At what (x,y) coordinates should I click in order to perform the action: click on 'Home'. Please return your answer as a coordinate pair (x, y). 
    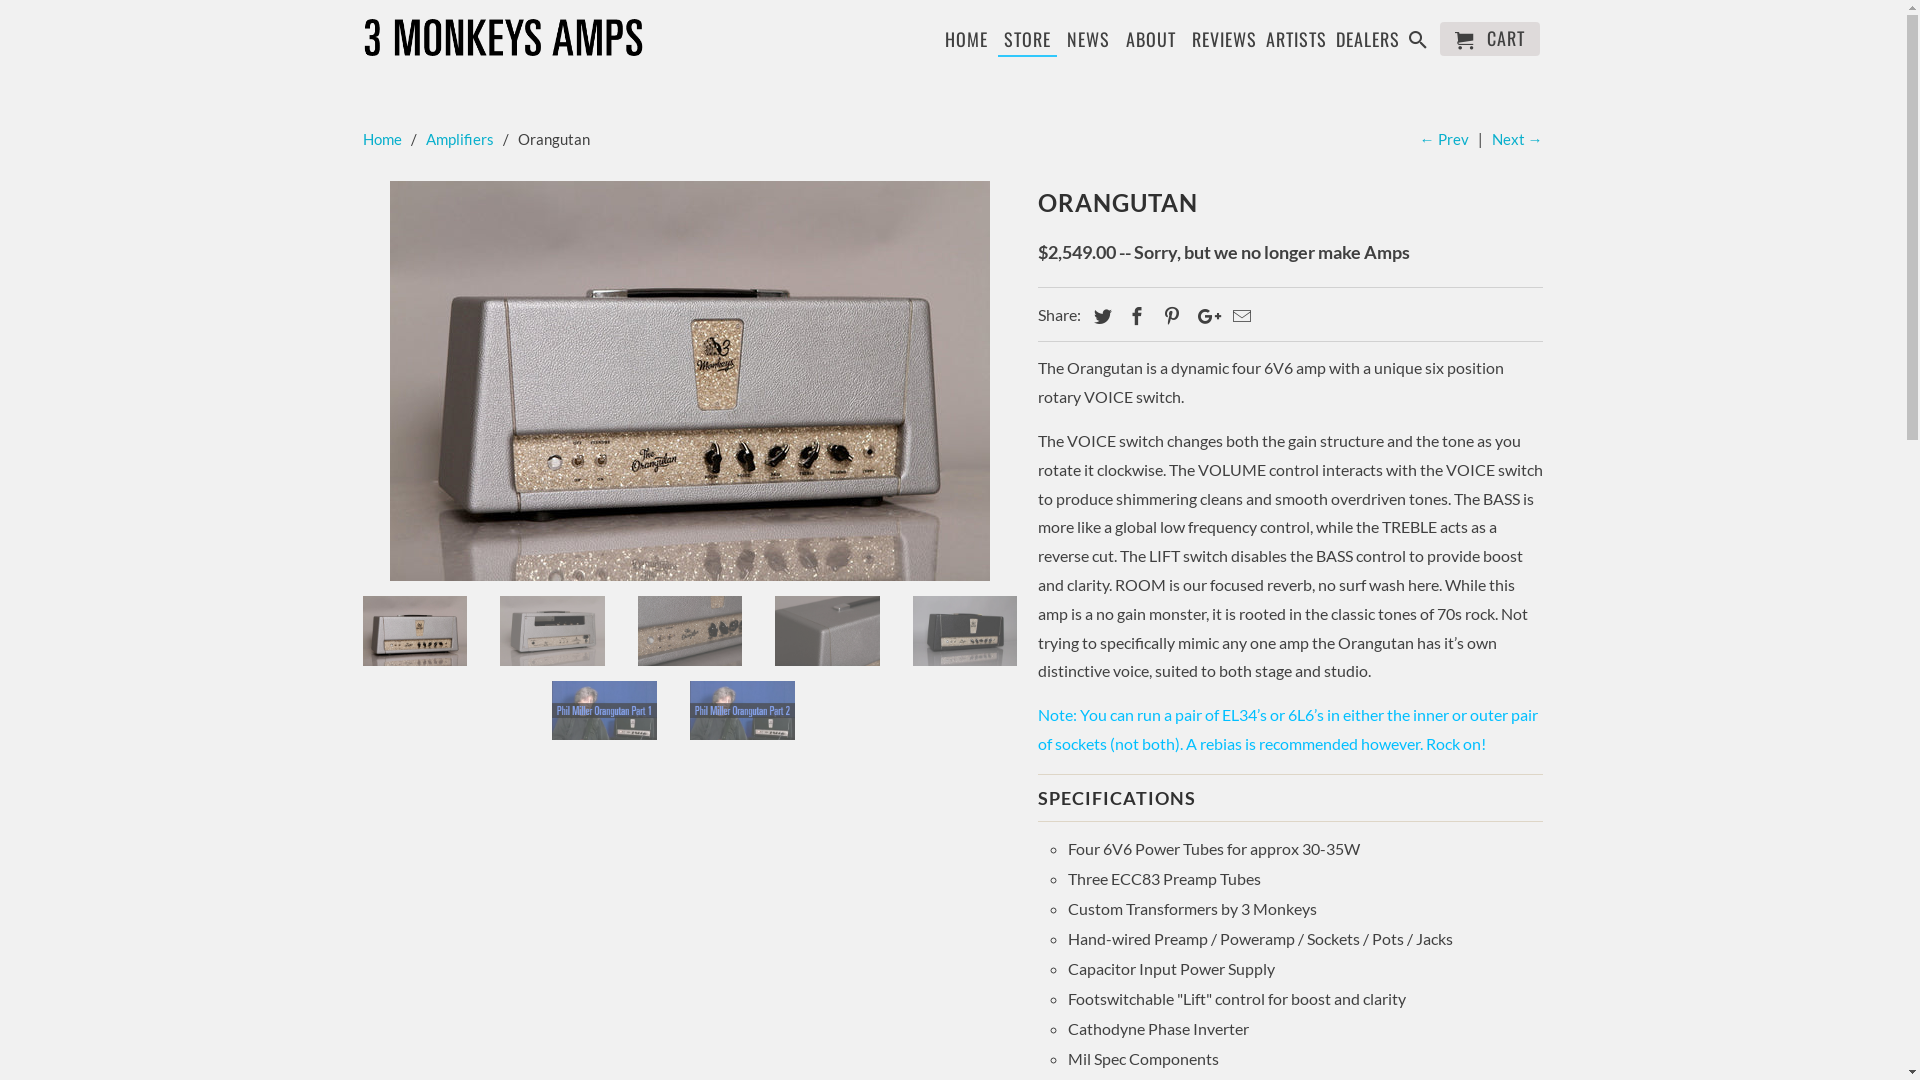
    Looking at the image, I should click on (361, 137).